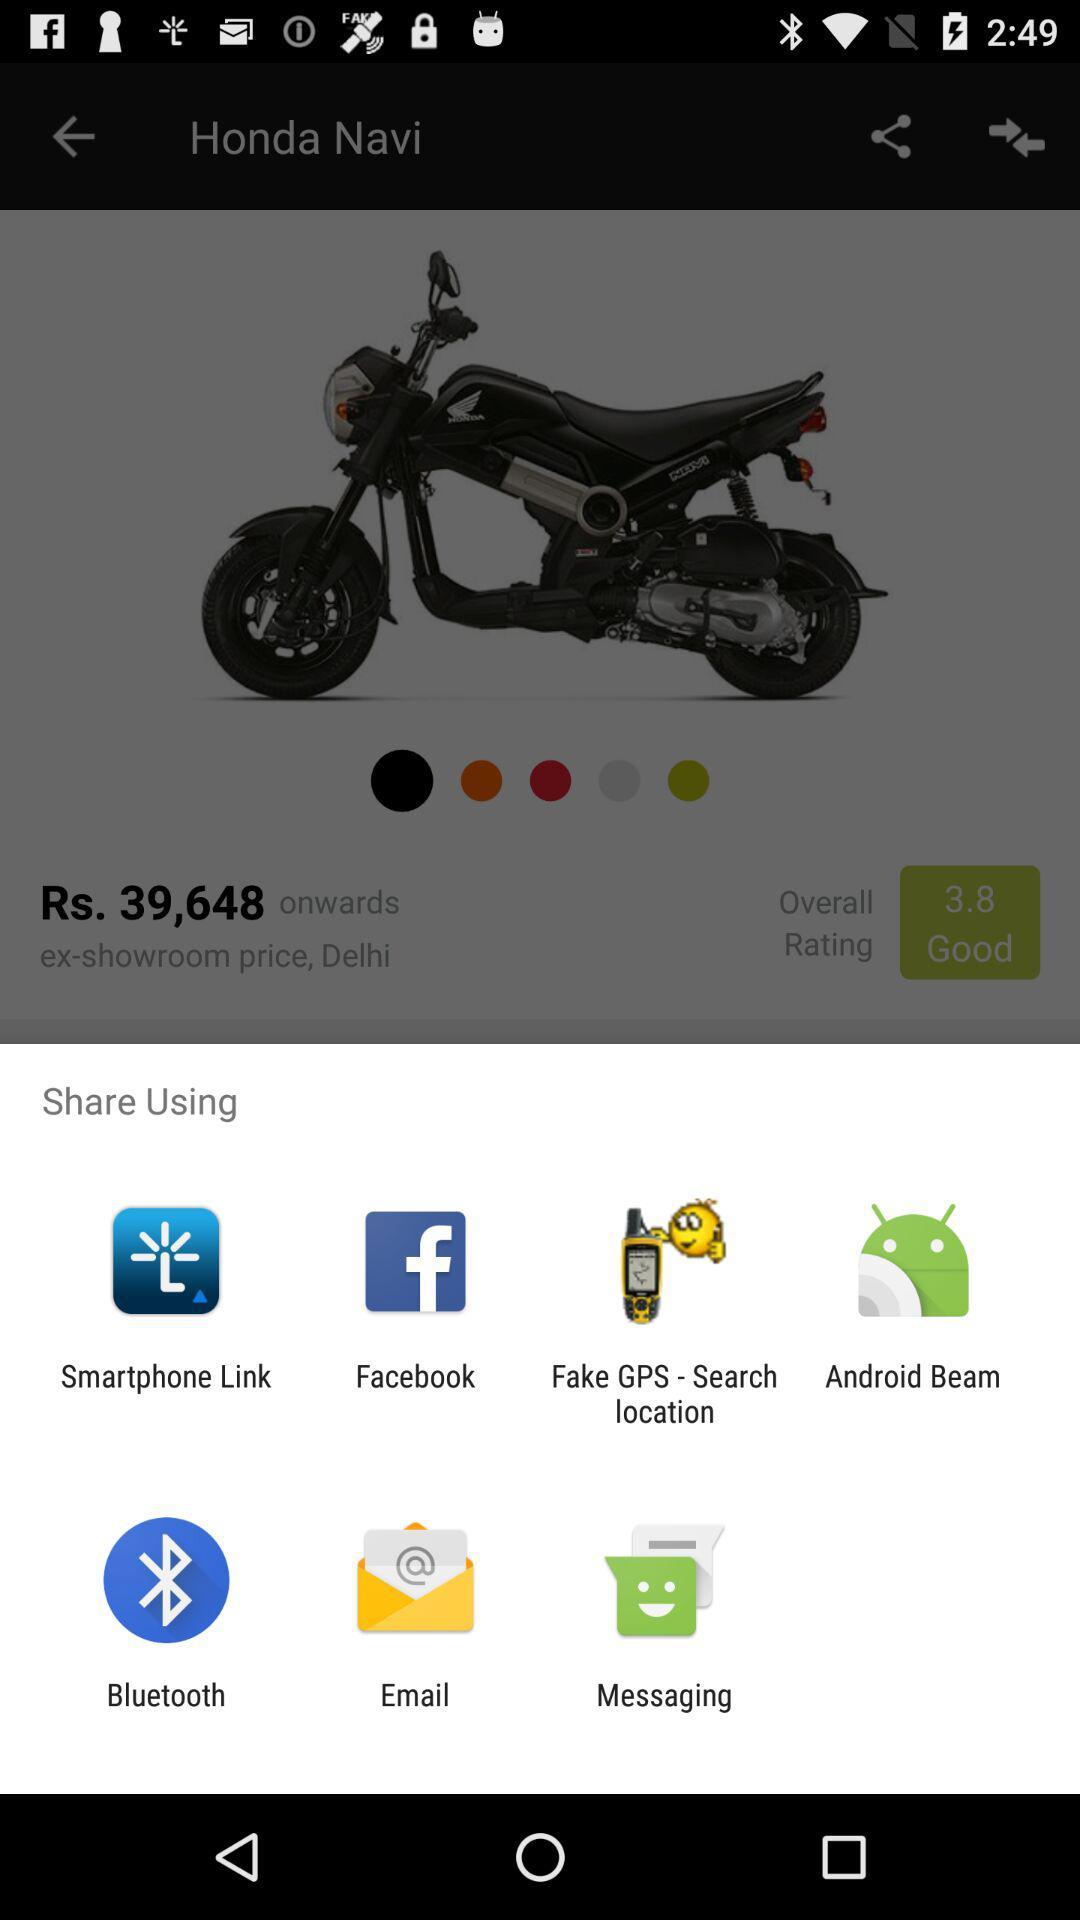  I want to click on the icon to the right of the smartphone link app, so click(414, 1392).